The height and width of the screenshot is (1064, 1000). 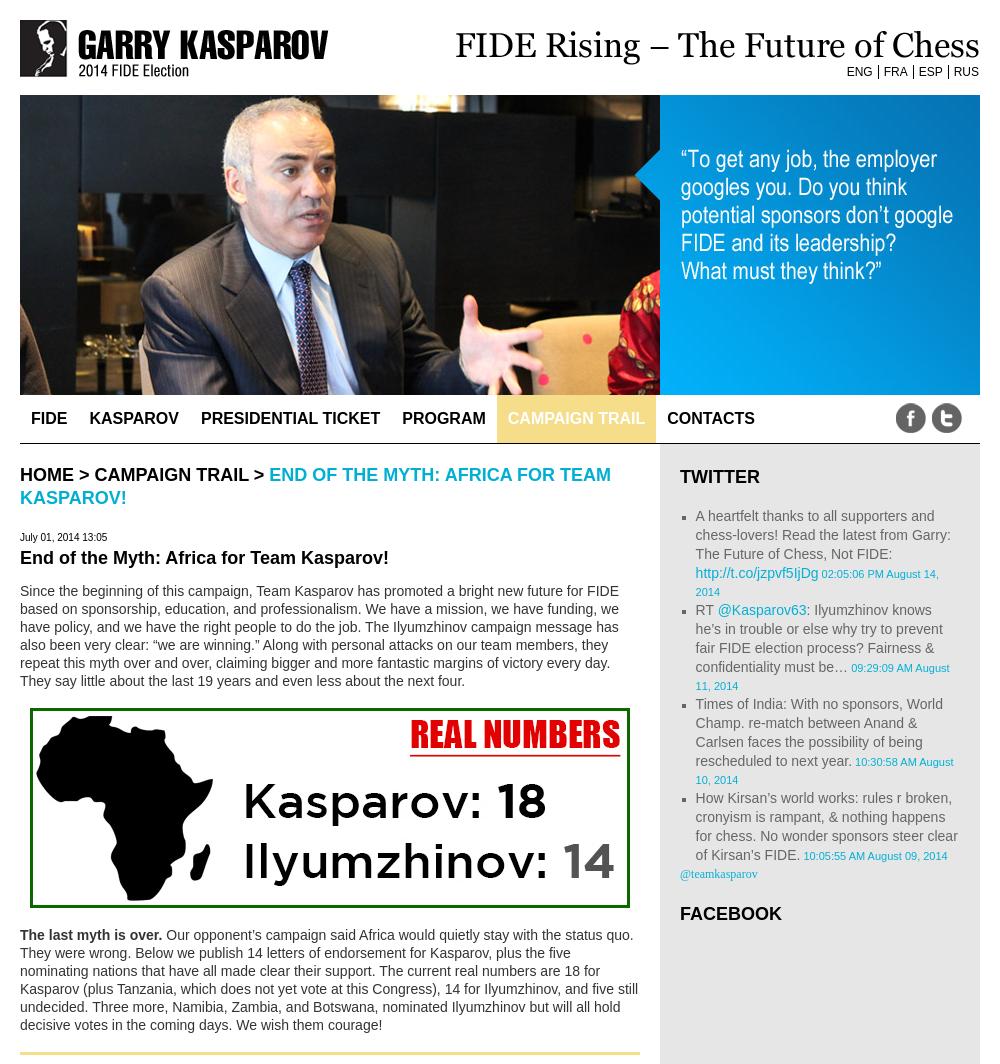 I want to click on '02:05:06 PM August 14, 2014', so click(x=815, y=582).